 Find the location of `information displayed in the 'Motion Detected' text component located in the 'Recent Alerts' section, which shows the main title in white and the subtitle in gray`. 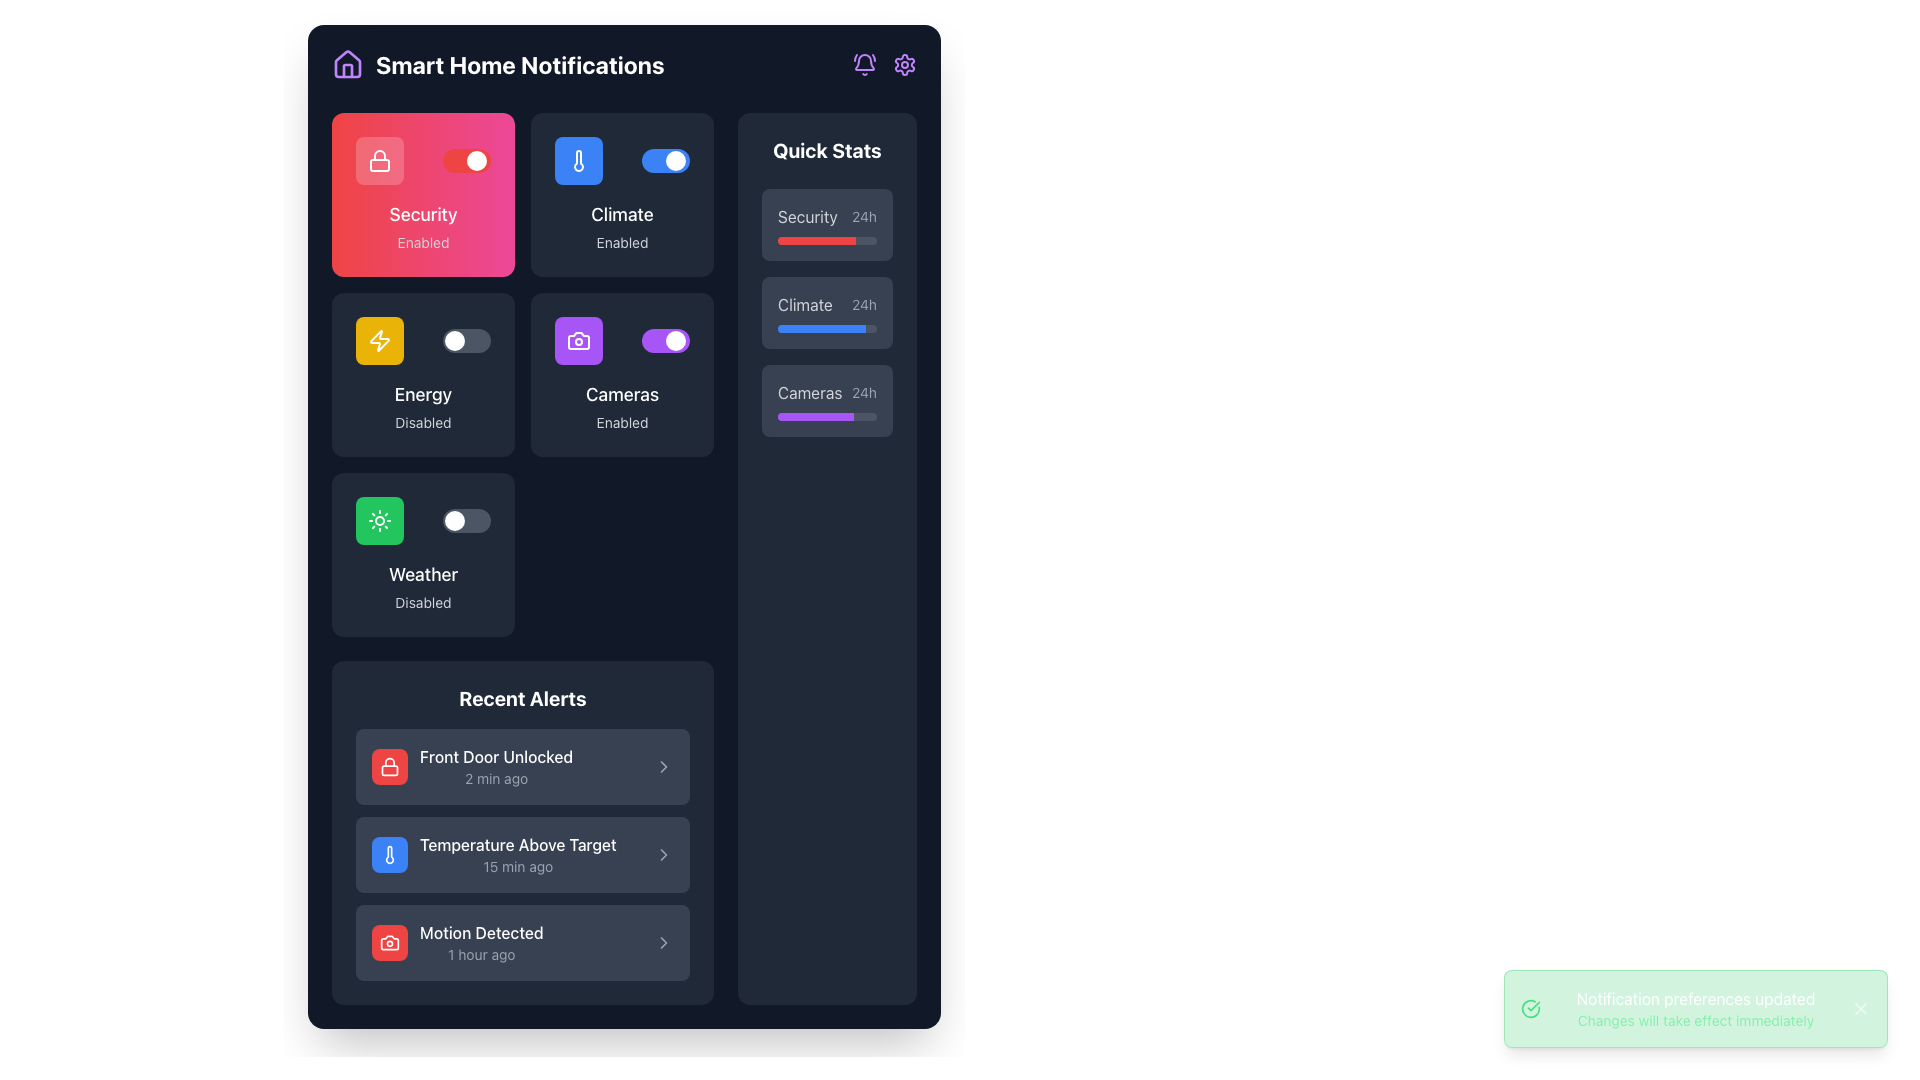

information displayed in the 'Motion Detected' text component located in the 'Recent Alerts' section, which shows the main title in white and the subtitle in gray is located at coordinates (481, 942).